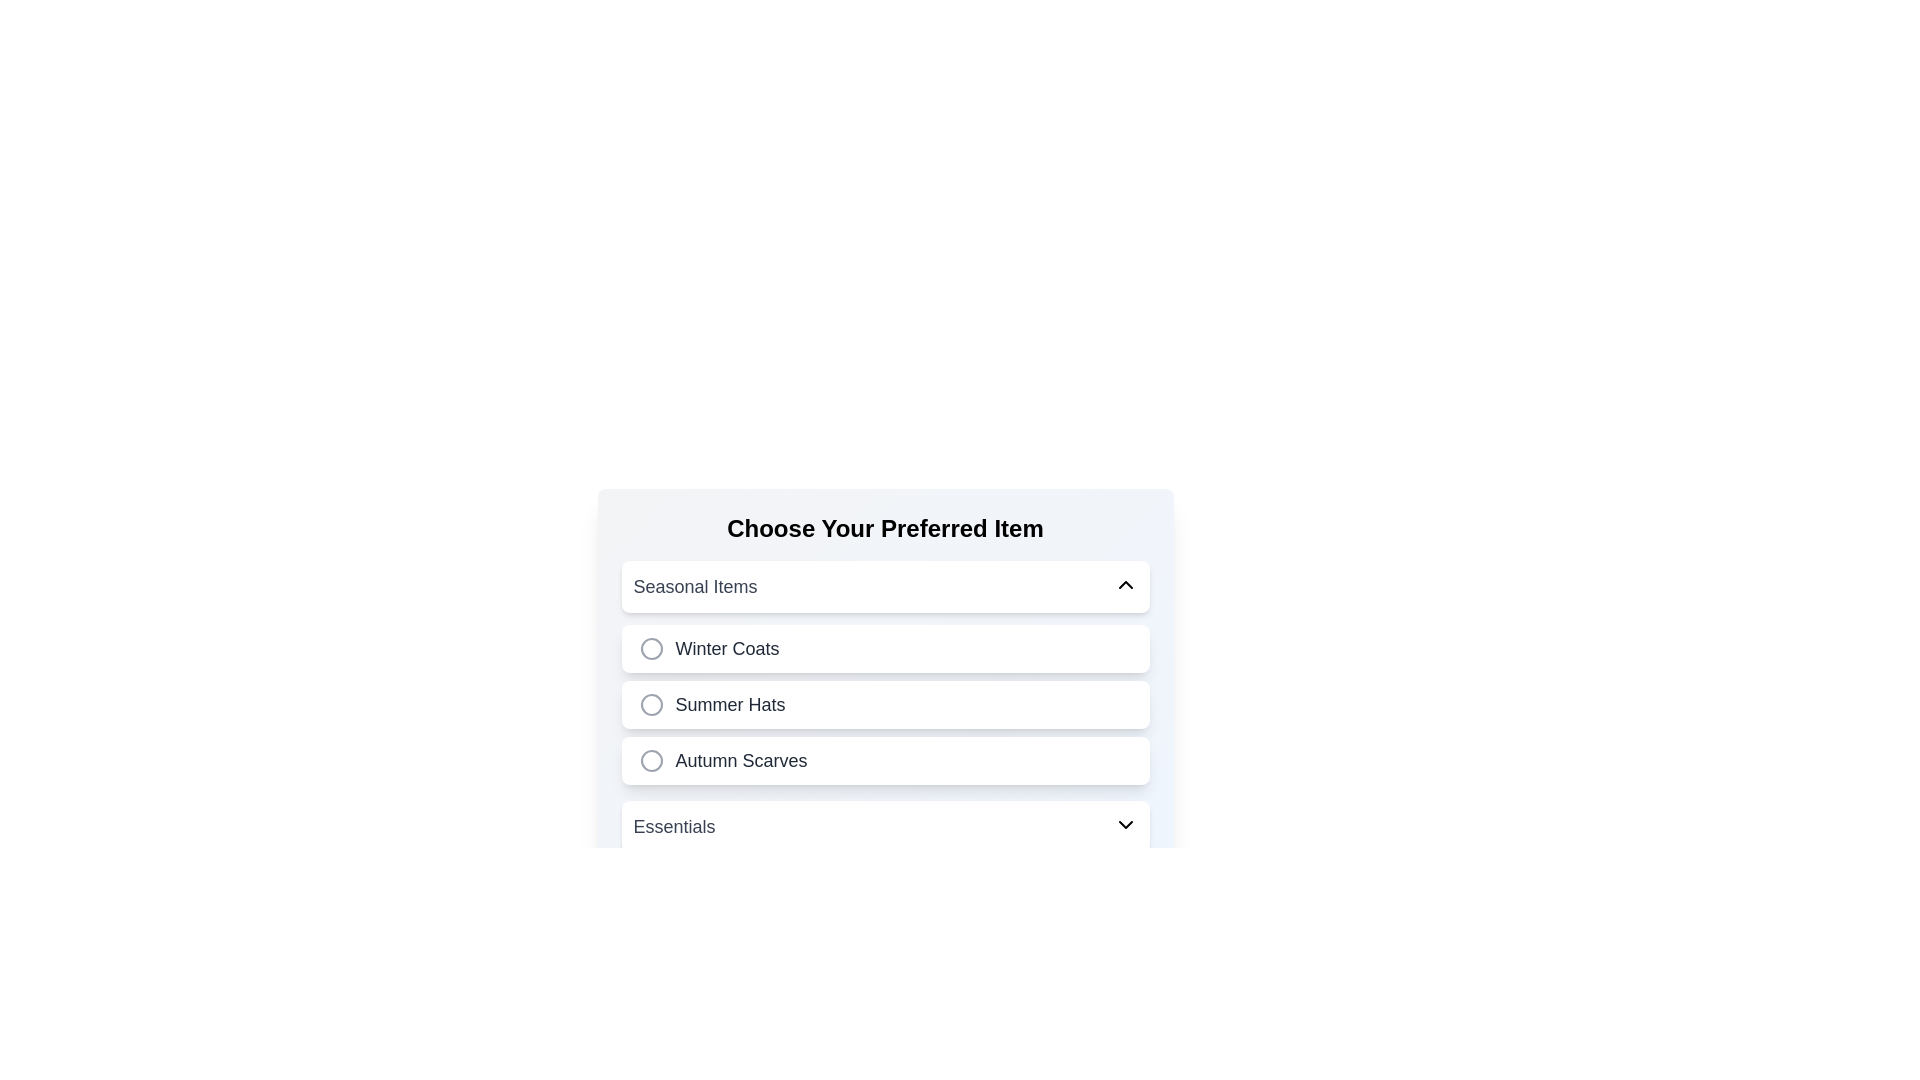 The width and height of the screenshot is (1920, 1080). Describe the element at coordinates (651, 760) in the screenshot. I see `the radio button for the 'Autumn Scarves' option, which is a circular icon outlined in gray, positioned slightly to the left of its text label` at that location.